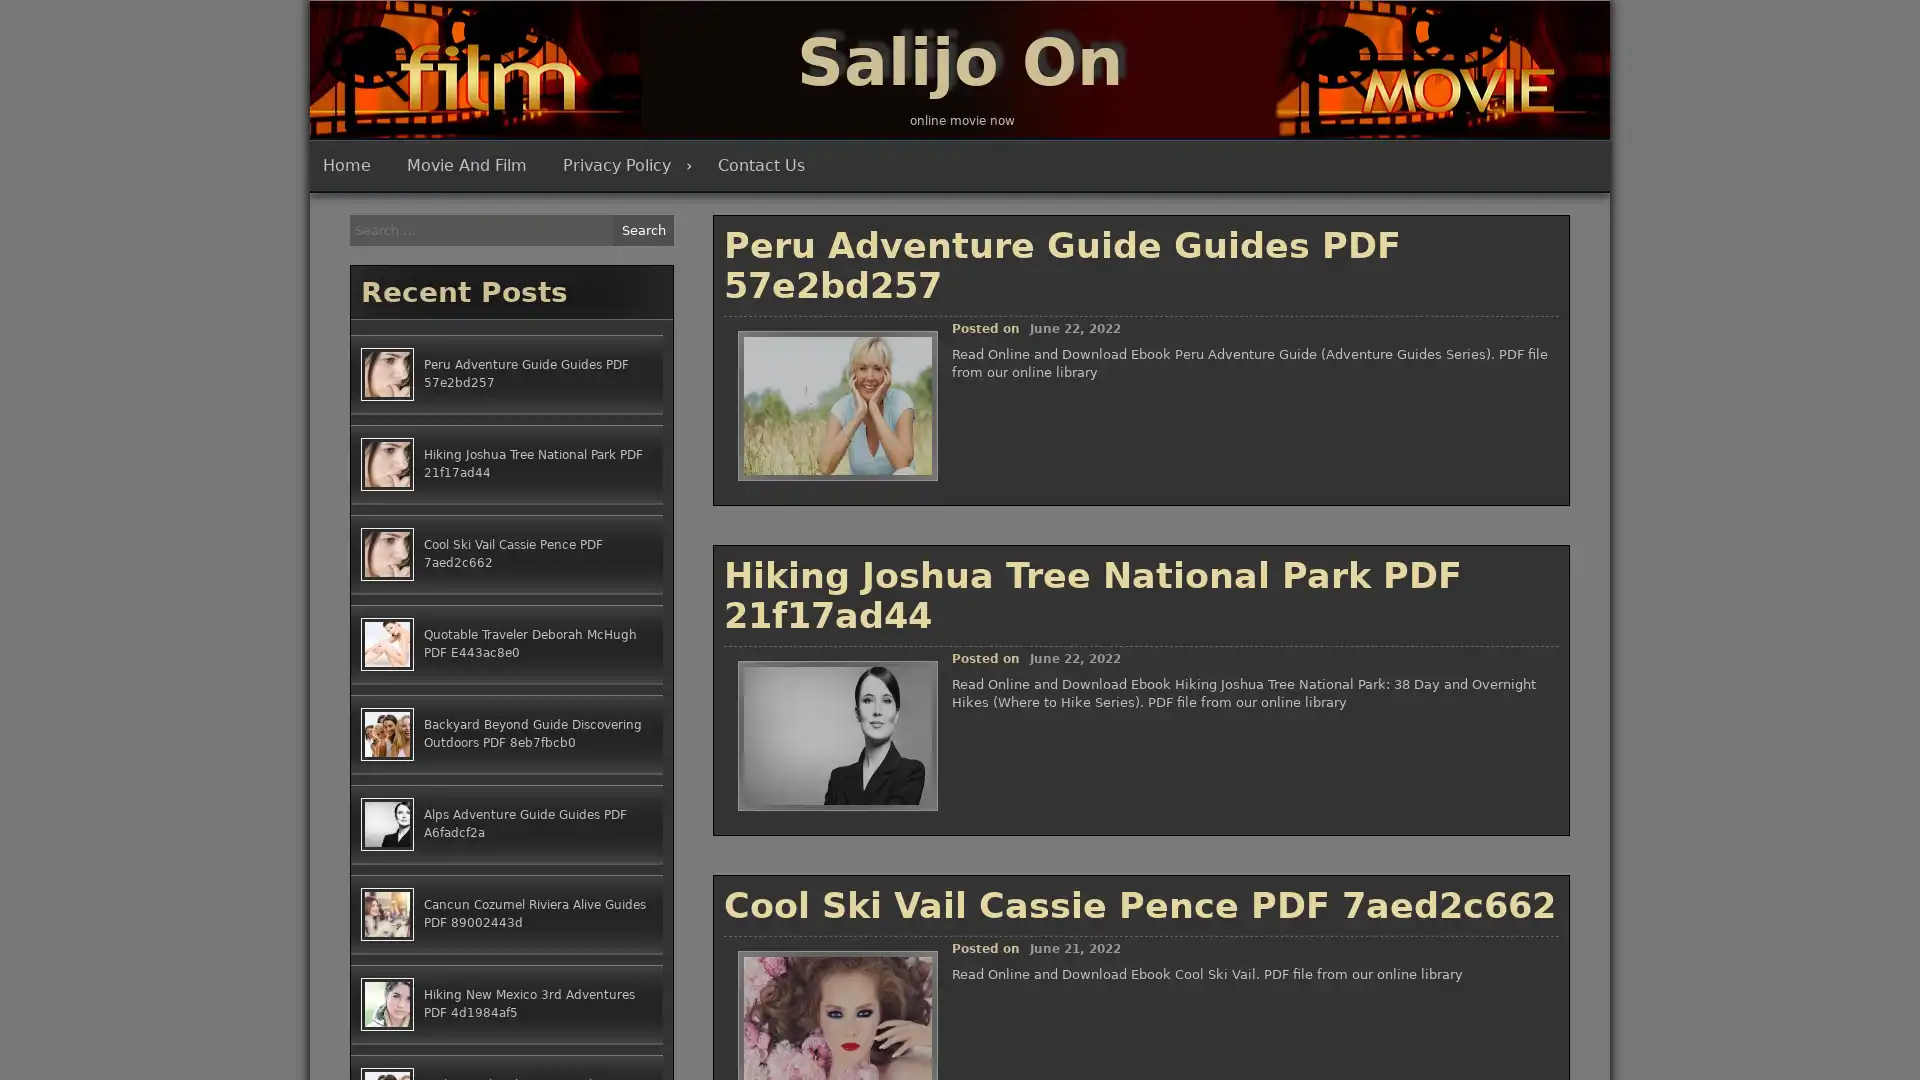  I want to click on Search, so click(643, 229).